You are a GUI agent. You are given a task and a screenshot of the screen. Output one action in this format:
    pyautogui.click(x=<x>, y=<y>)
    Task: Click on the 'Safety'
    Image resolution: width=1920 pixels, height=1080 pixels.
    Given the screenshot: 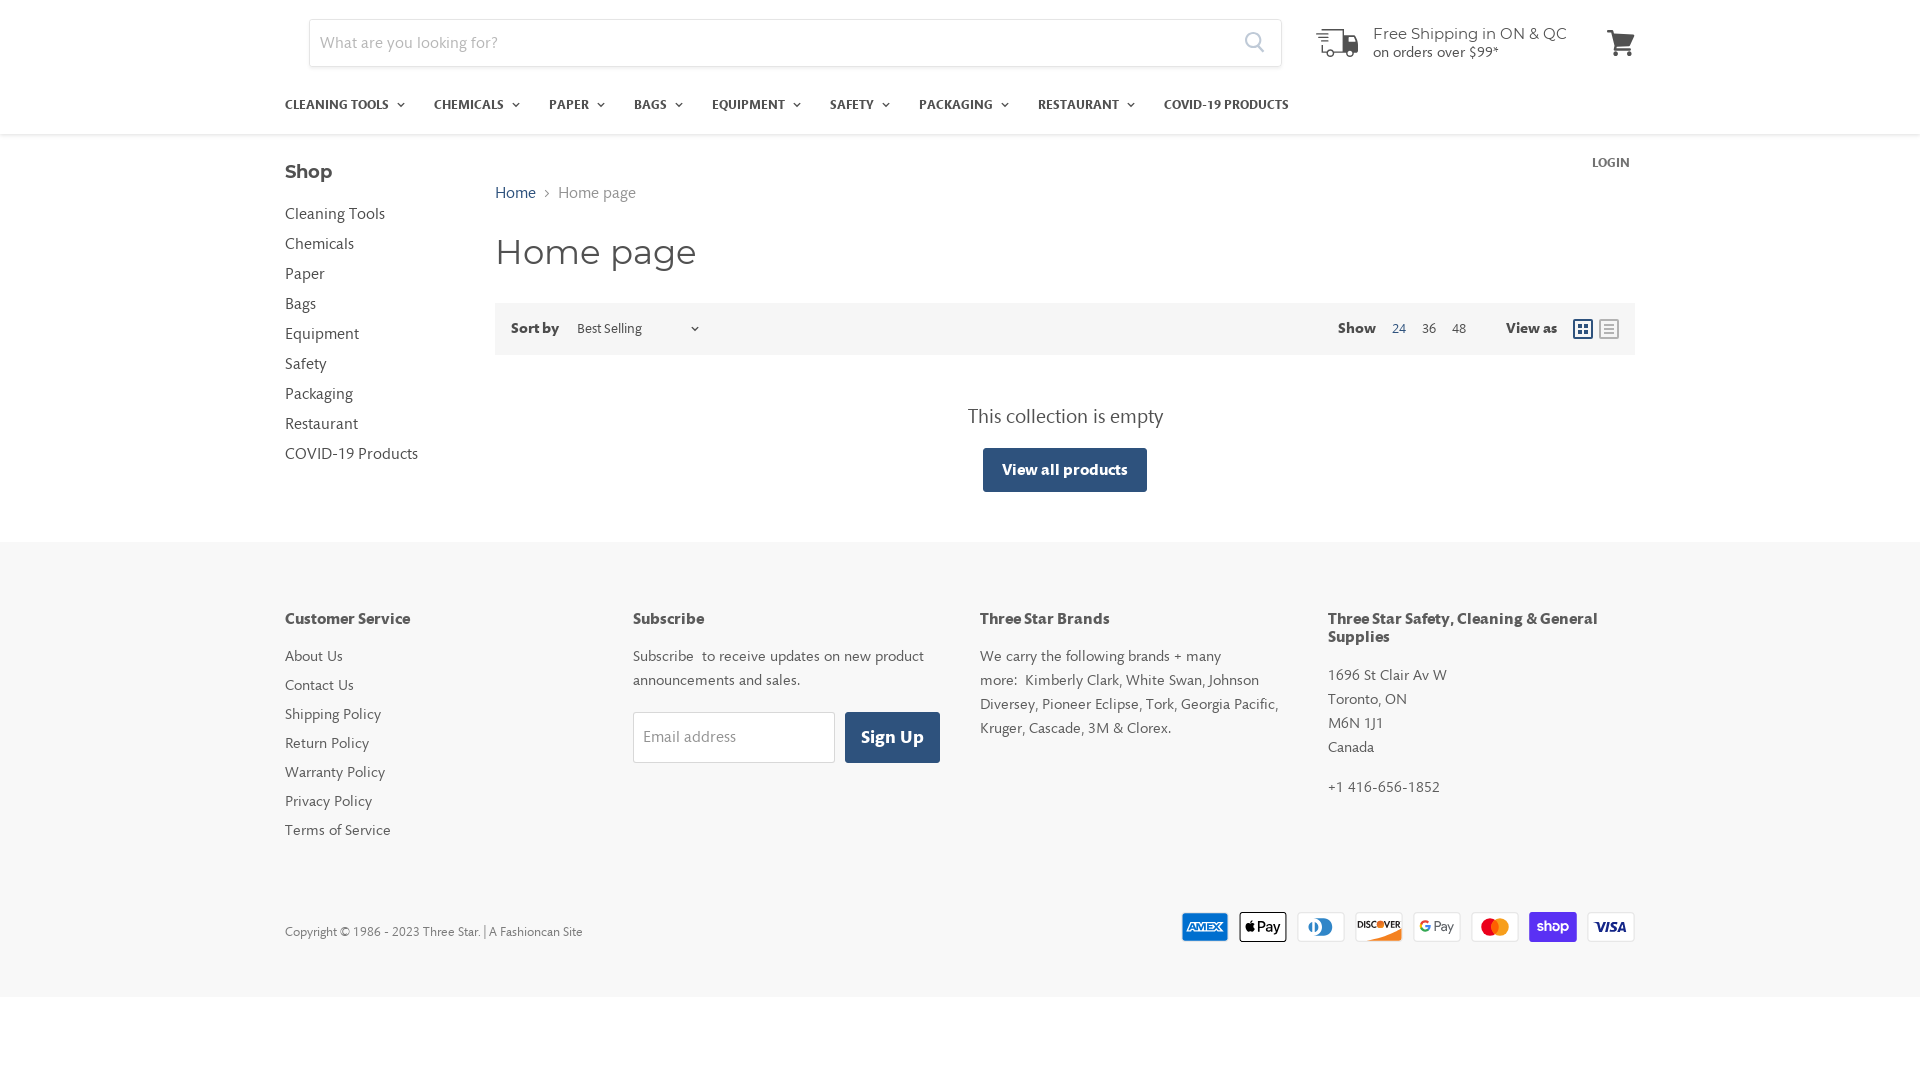 What is the action you would take?
    pyautogui.click(x=305, y=363)
    